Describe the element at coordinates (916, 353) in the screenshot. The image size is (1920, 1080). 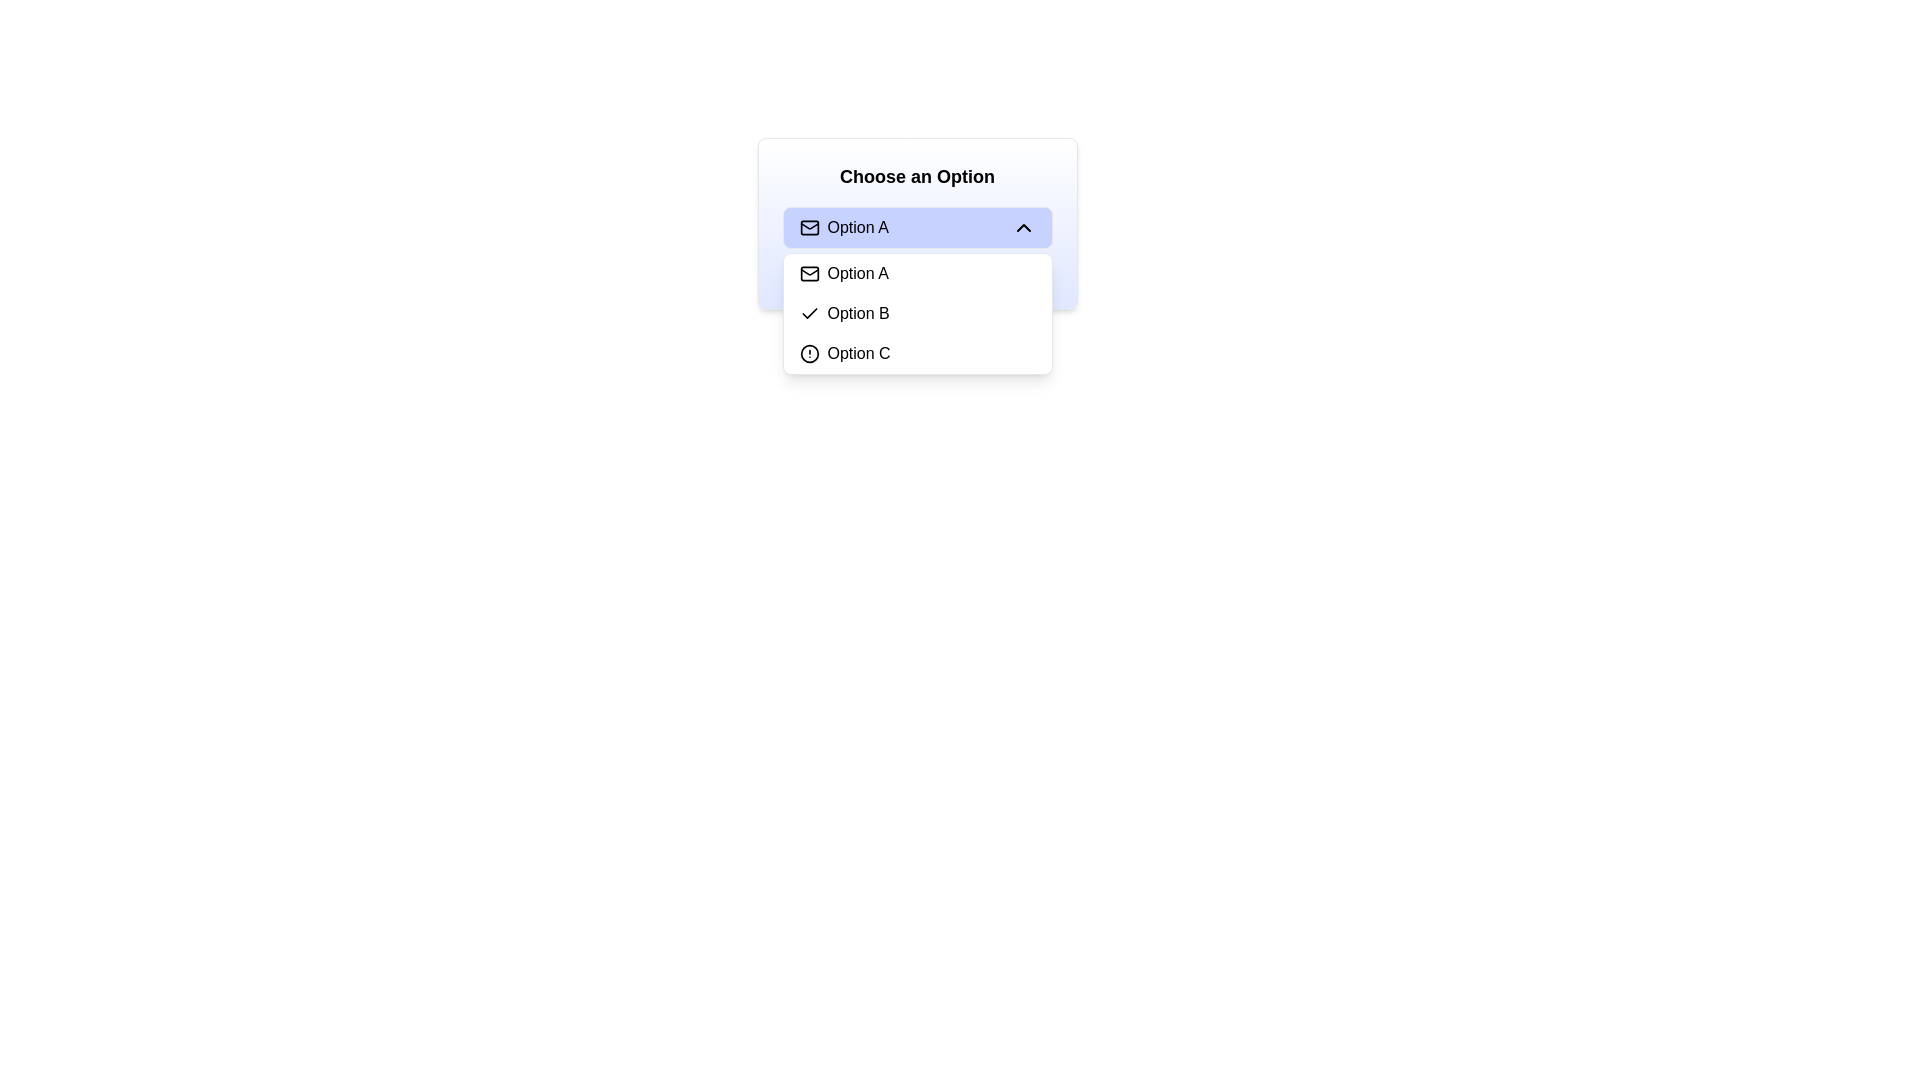
I see `the third entry in the dropdown menu titled 'Choose an Option'` at that location.